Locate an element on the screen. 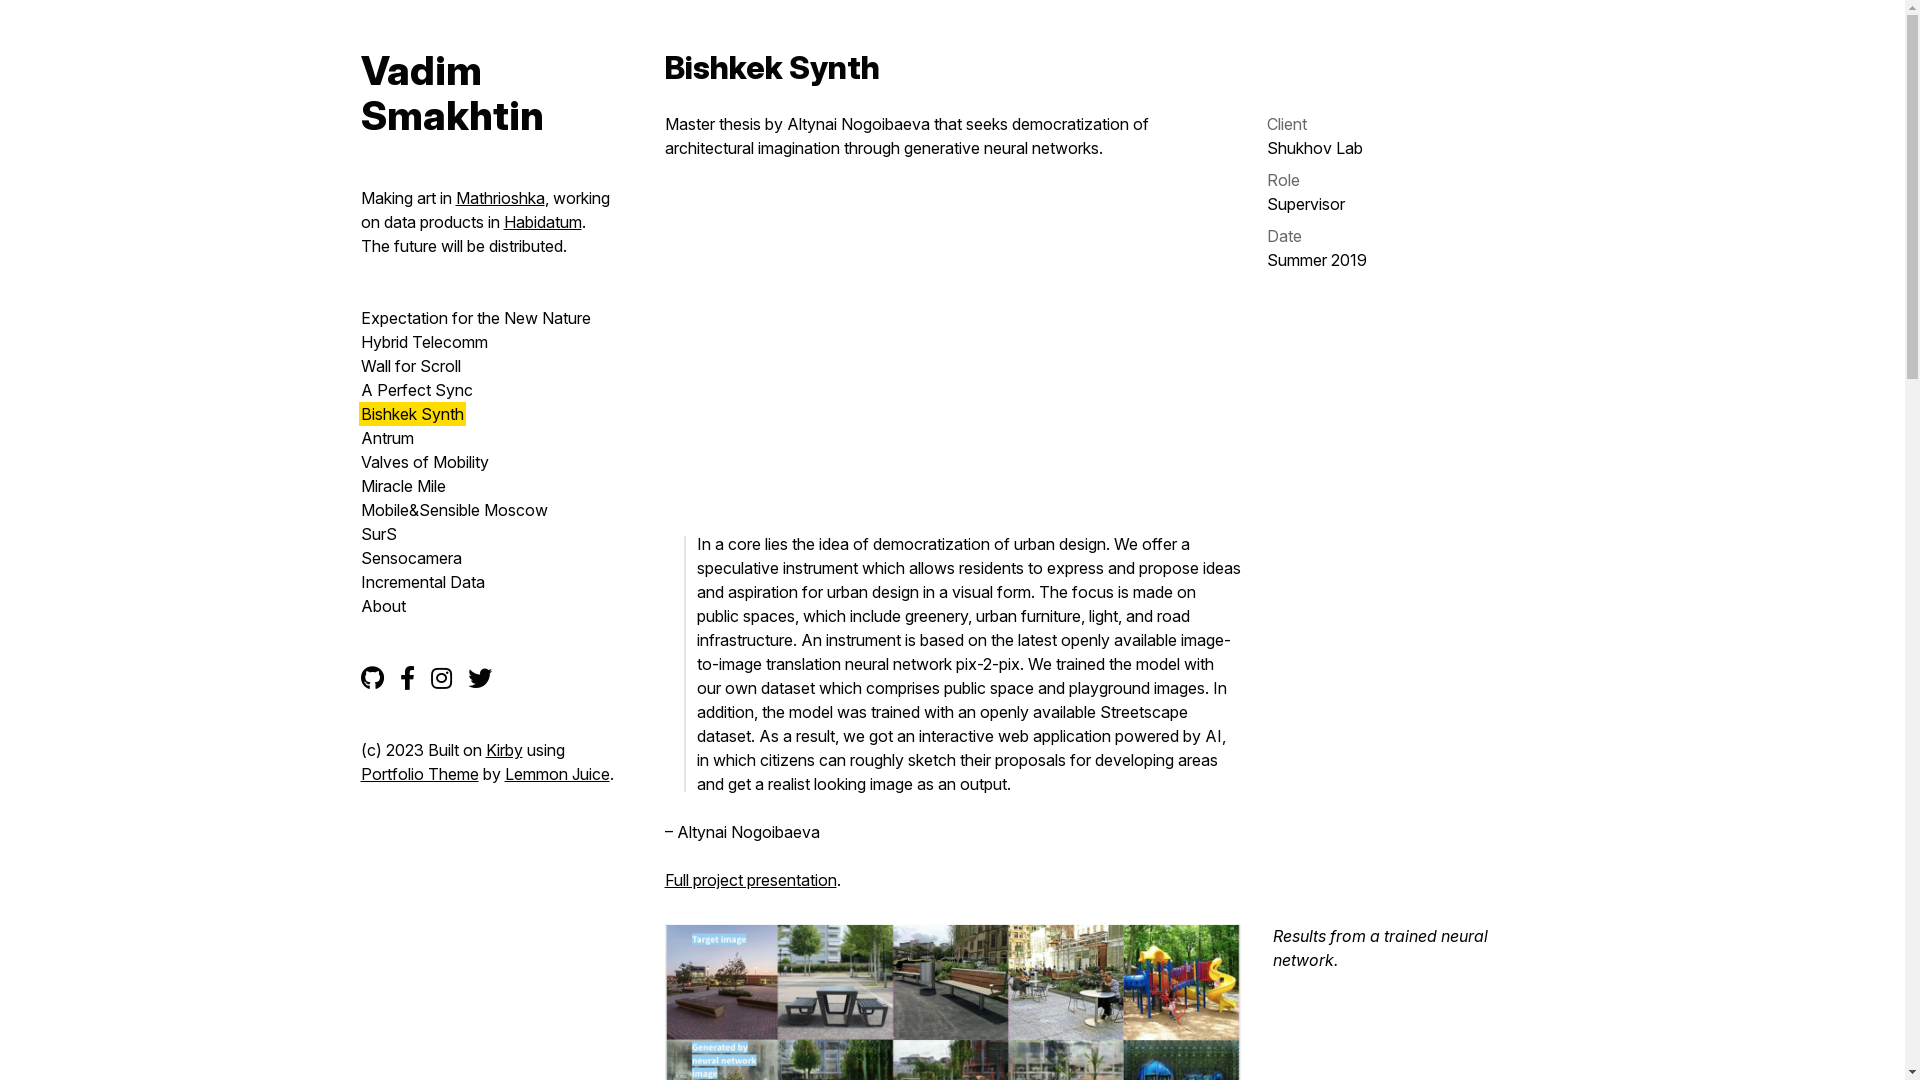  'Antrum' is located at coordinates (386, 437).